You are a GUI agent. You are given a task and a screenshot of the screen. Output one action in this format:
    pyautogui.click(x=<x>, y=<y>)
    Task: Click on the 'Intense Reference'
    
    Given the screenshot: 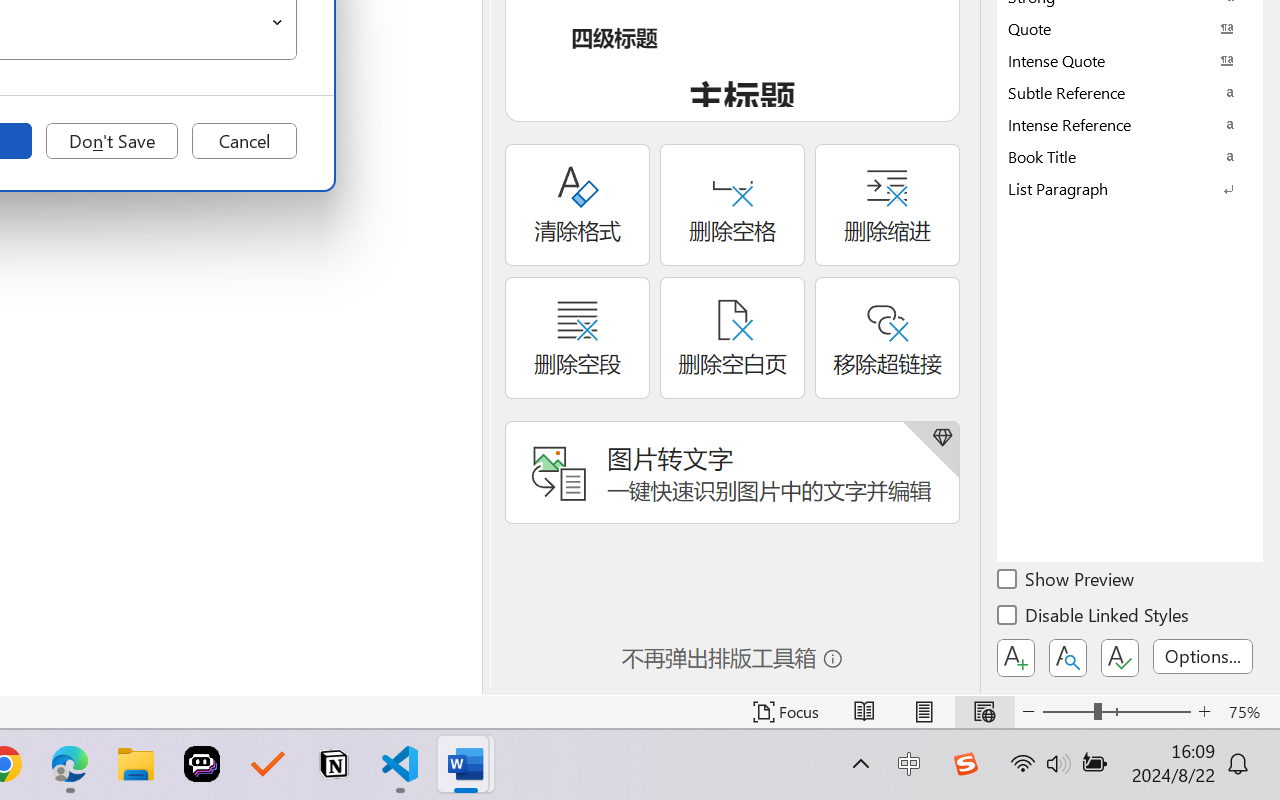 What is the action you would take?
    pyautogui.click(x=1130, y=123)
    